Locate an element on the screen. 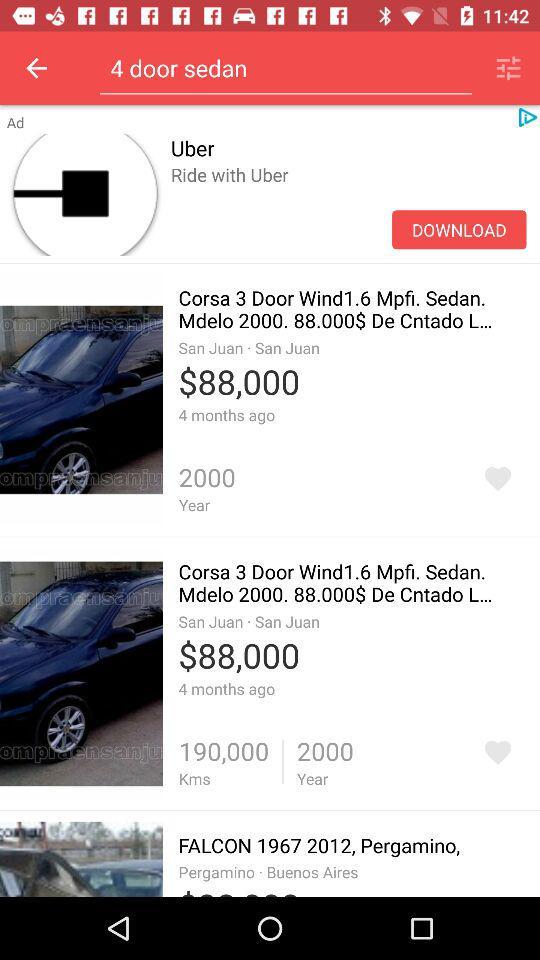 This screenshot has height=960, width=540. item below uber item is located at coordinates (347, 196).